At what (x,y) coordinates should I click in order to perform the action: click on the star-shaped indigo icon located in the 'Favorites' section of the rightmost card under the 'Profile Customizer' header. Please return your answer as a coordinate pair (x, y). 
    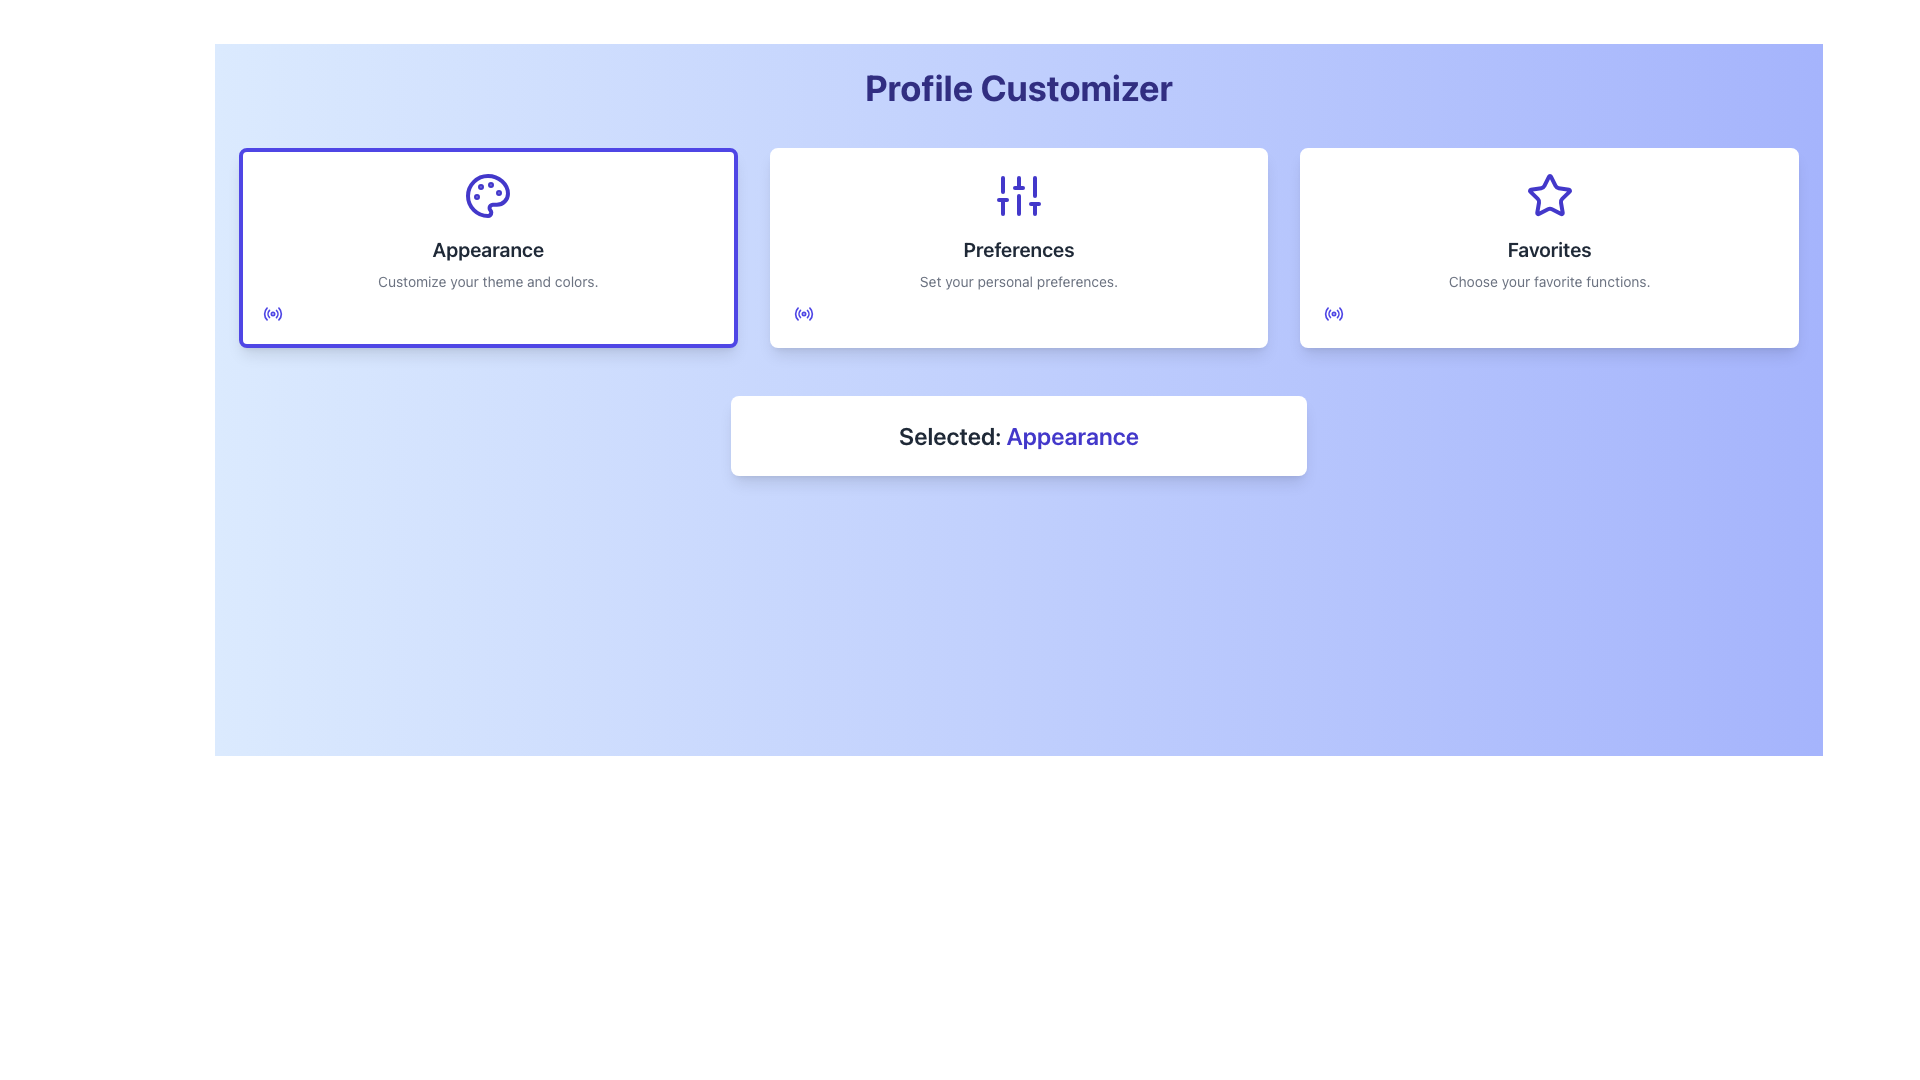
    Looking at the image, I should click on (1548, 195).